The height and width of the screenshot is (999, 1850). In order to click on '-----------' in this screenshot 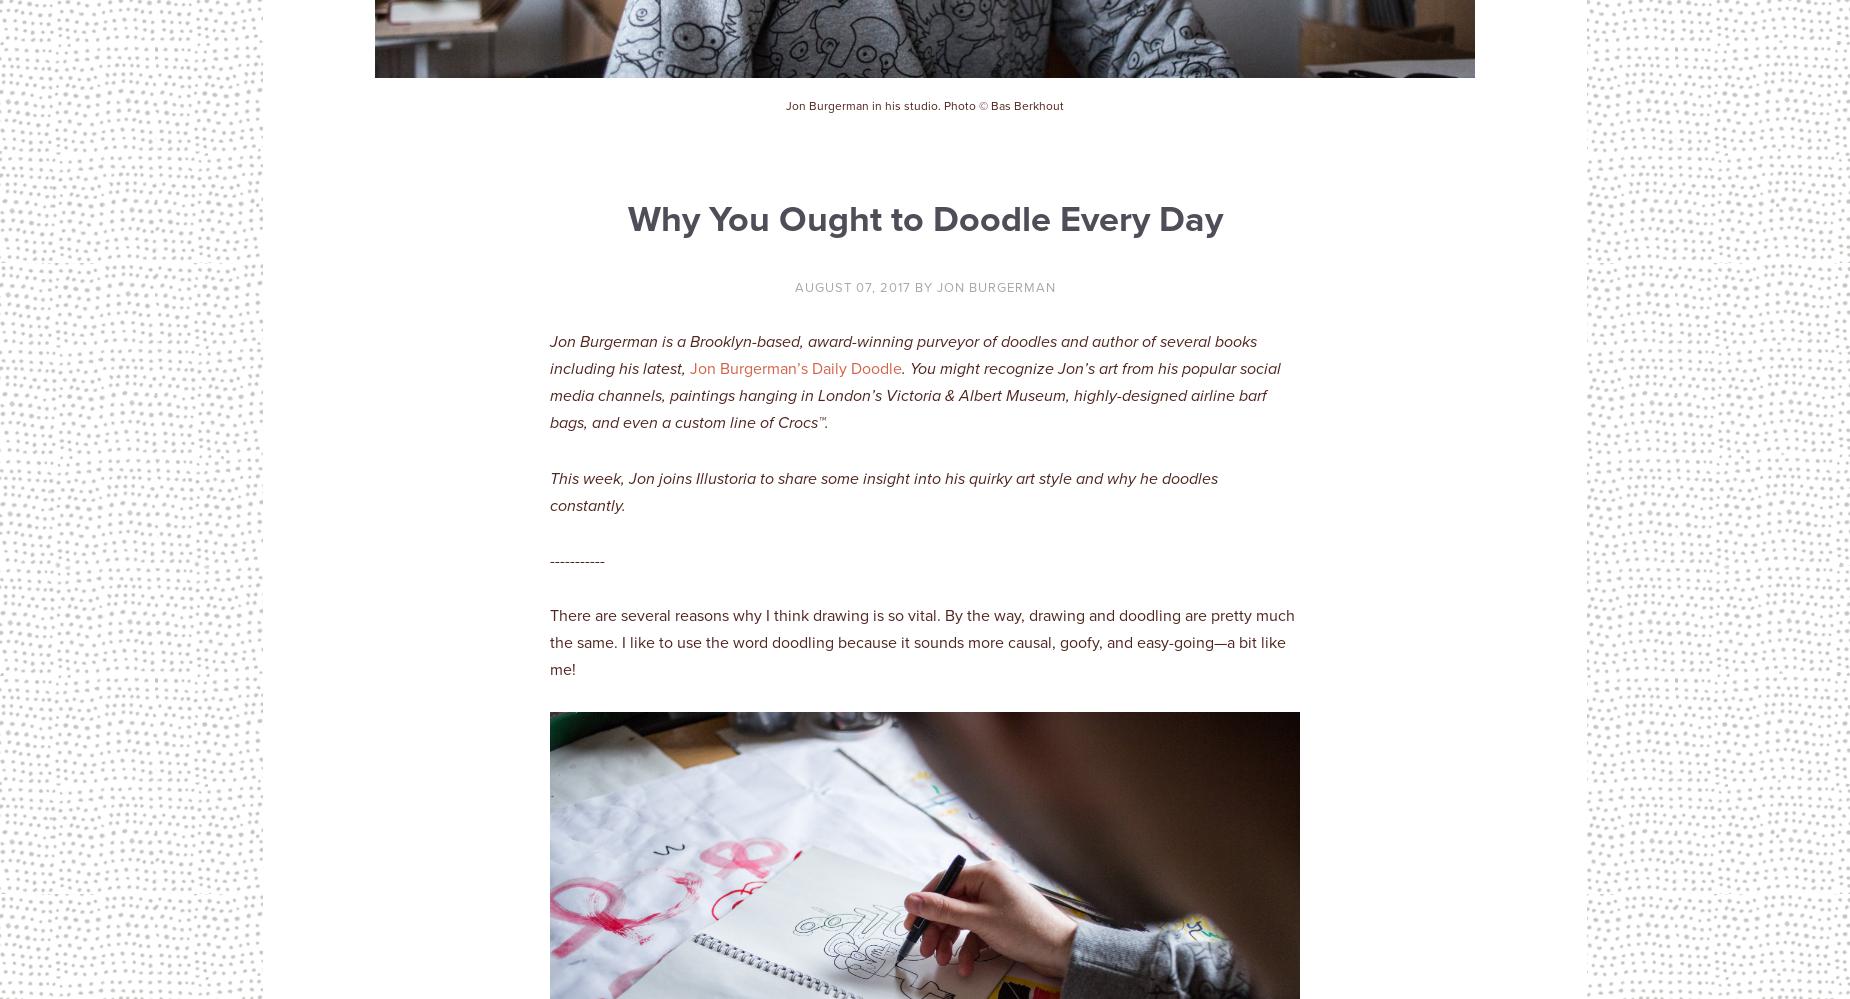, I will do `click(577, 559)`.